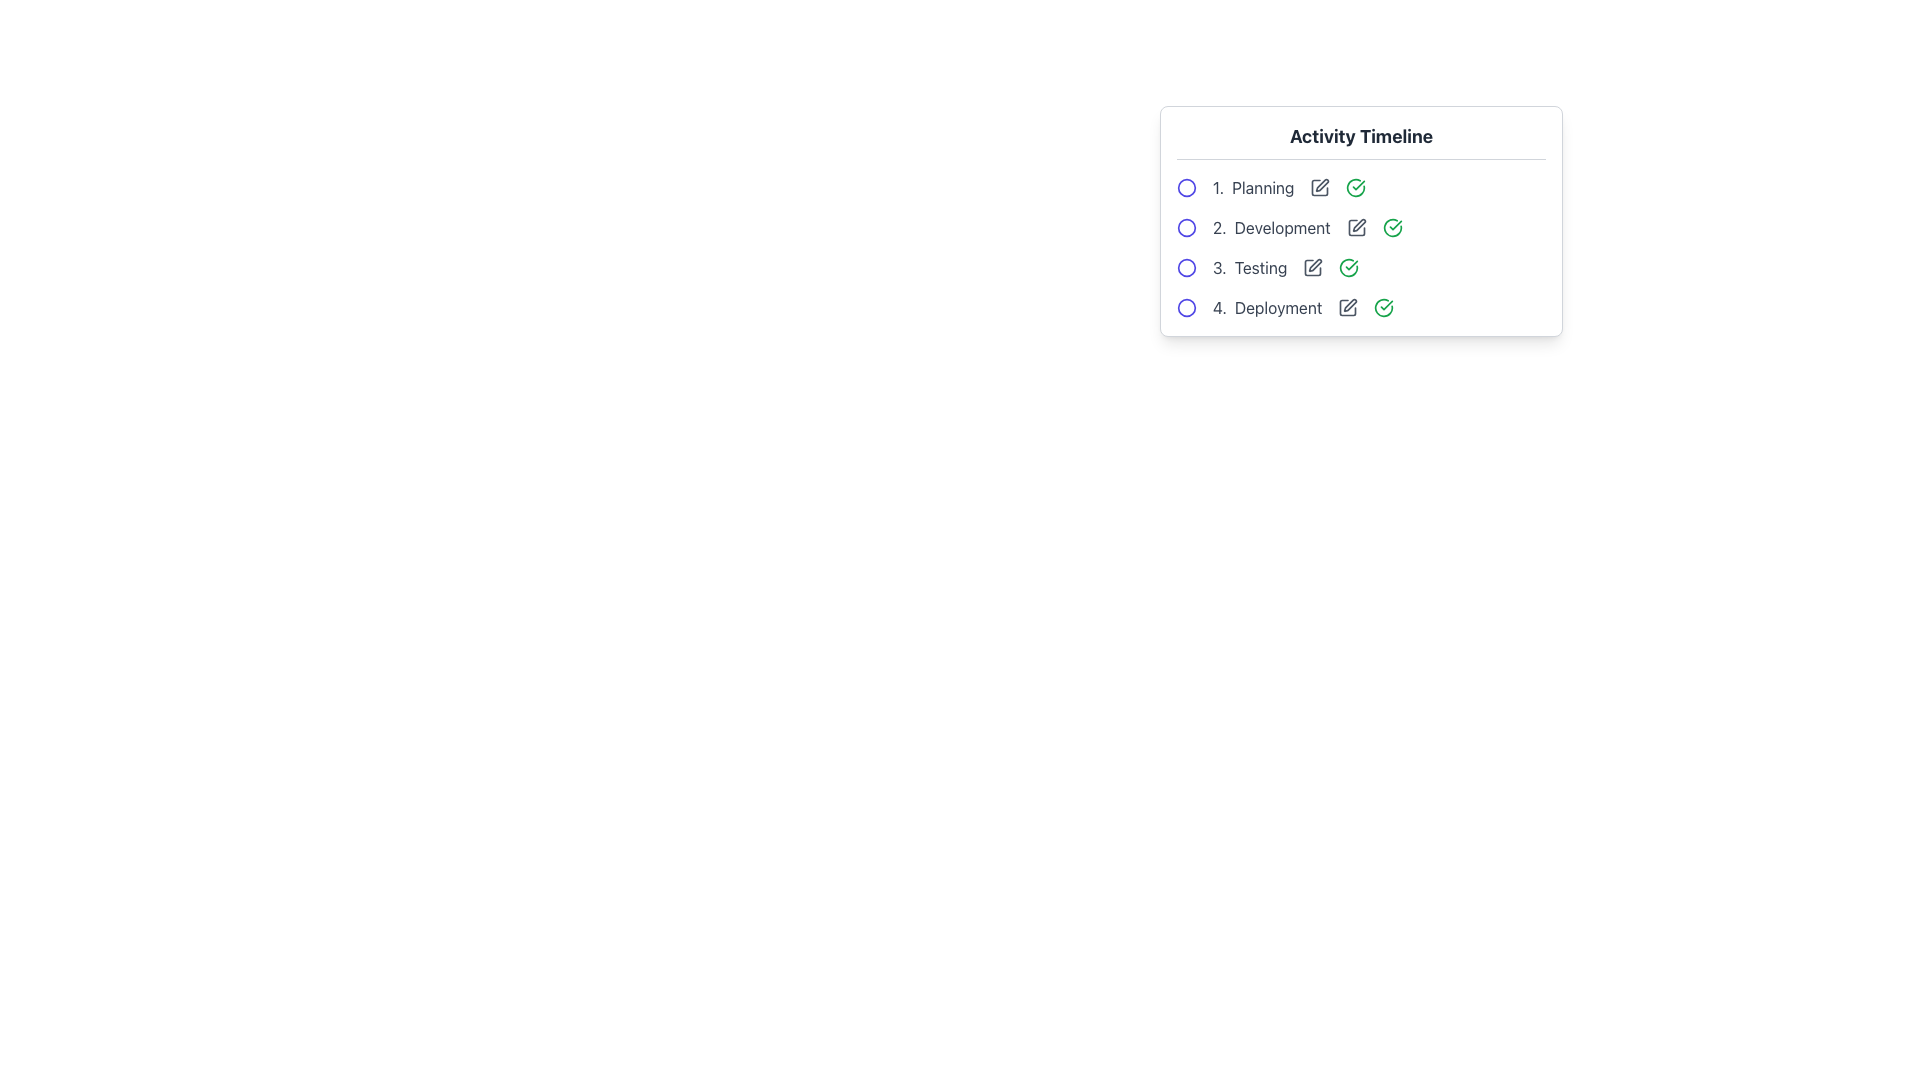 The height and width of the screenshot is (1080, 1920). I want to click on the status of the circular icon with a thin indigo border located in the 'Activity Timeline' section preceding the text '3. Testing', so click(1186, 266).